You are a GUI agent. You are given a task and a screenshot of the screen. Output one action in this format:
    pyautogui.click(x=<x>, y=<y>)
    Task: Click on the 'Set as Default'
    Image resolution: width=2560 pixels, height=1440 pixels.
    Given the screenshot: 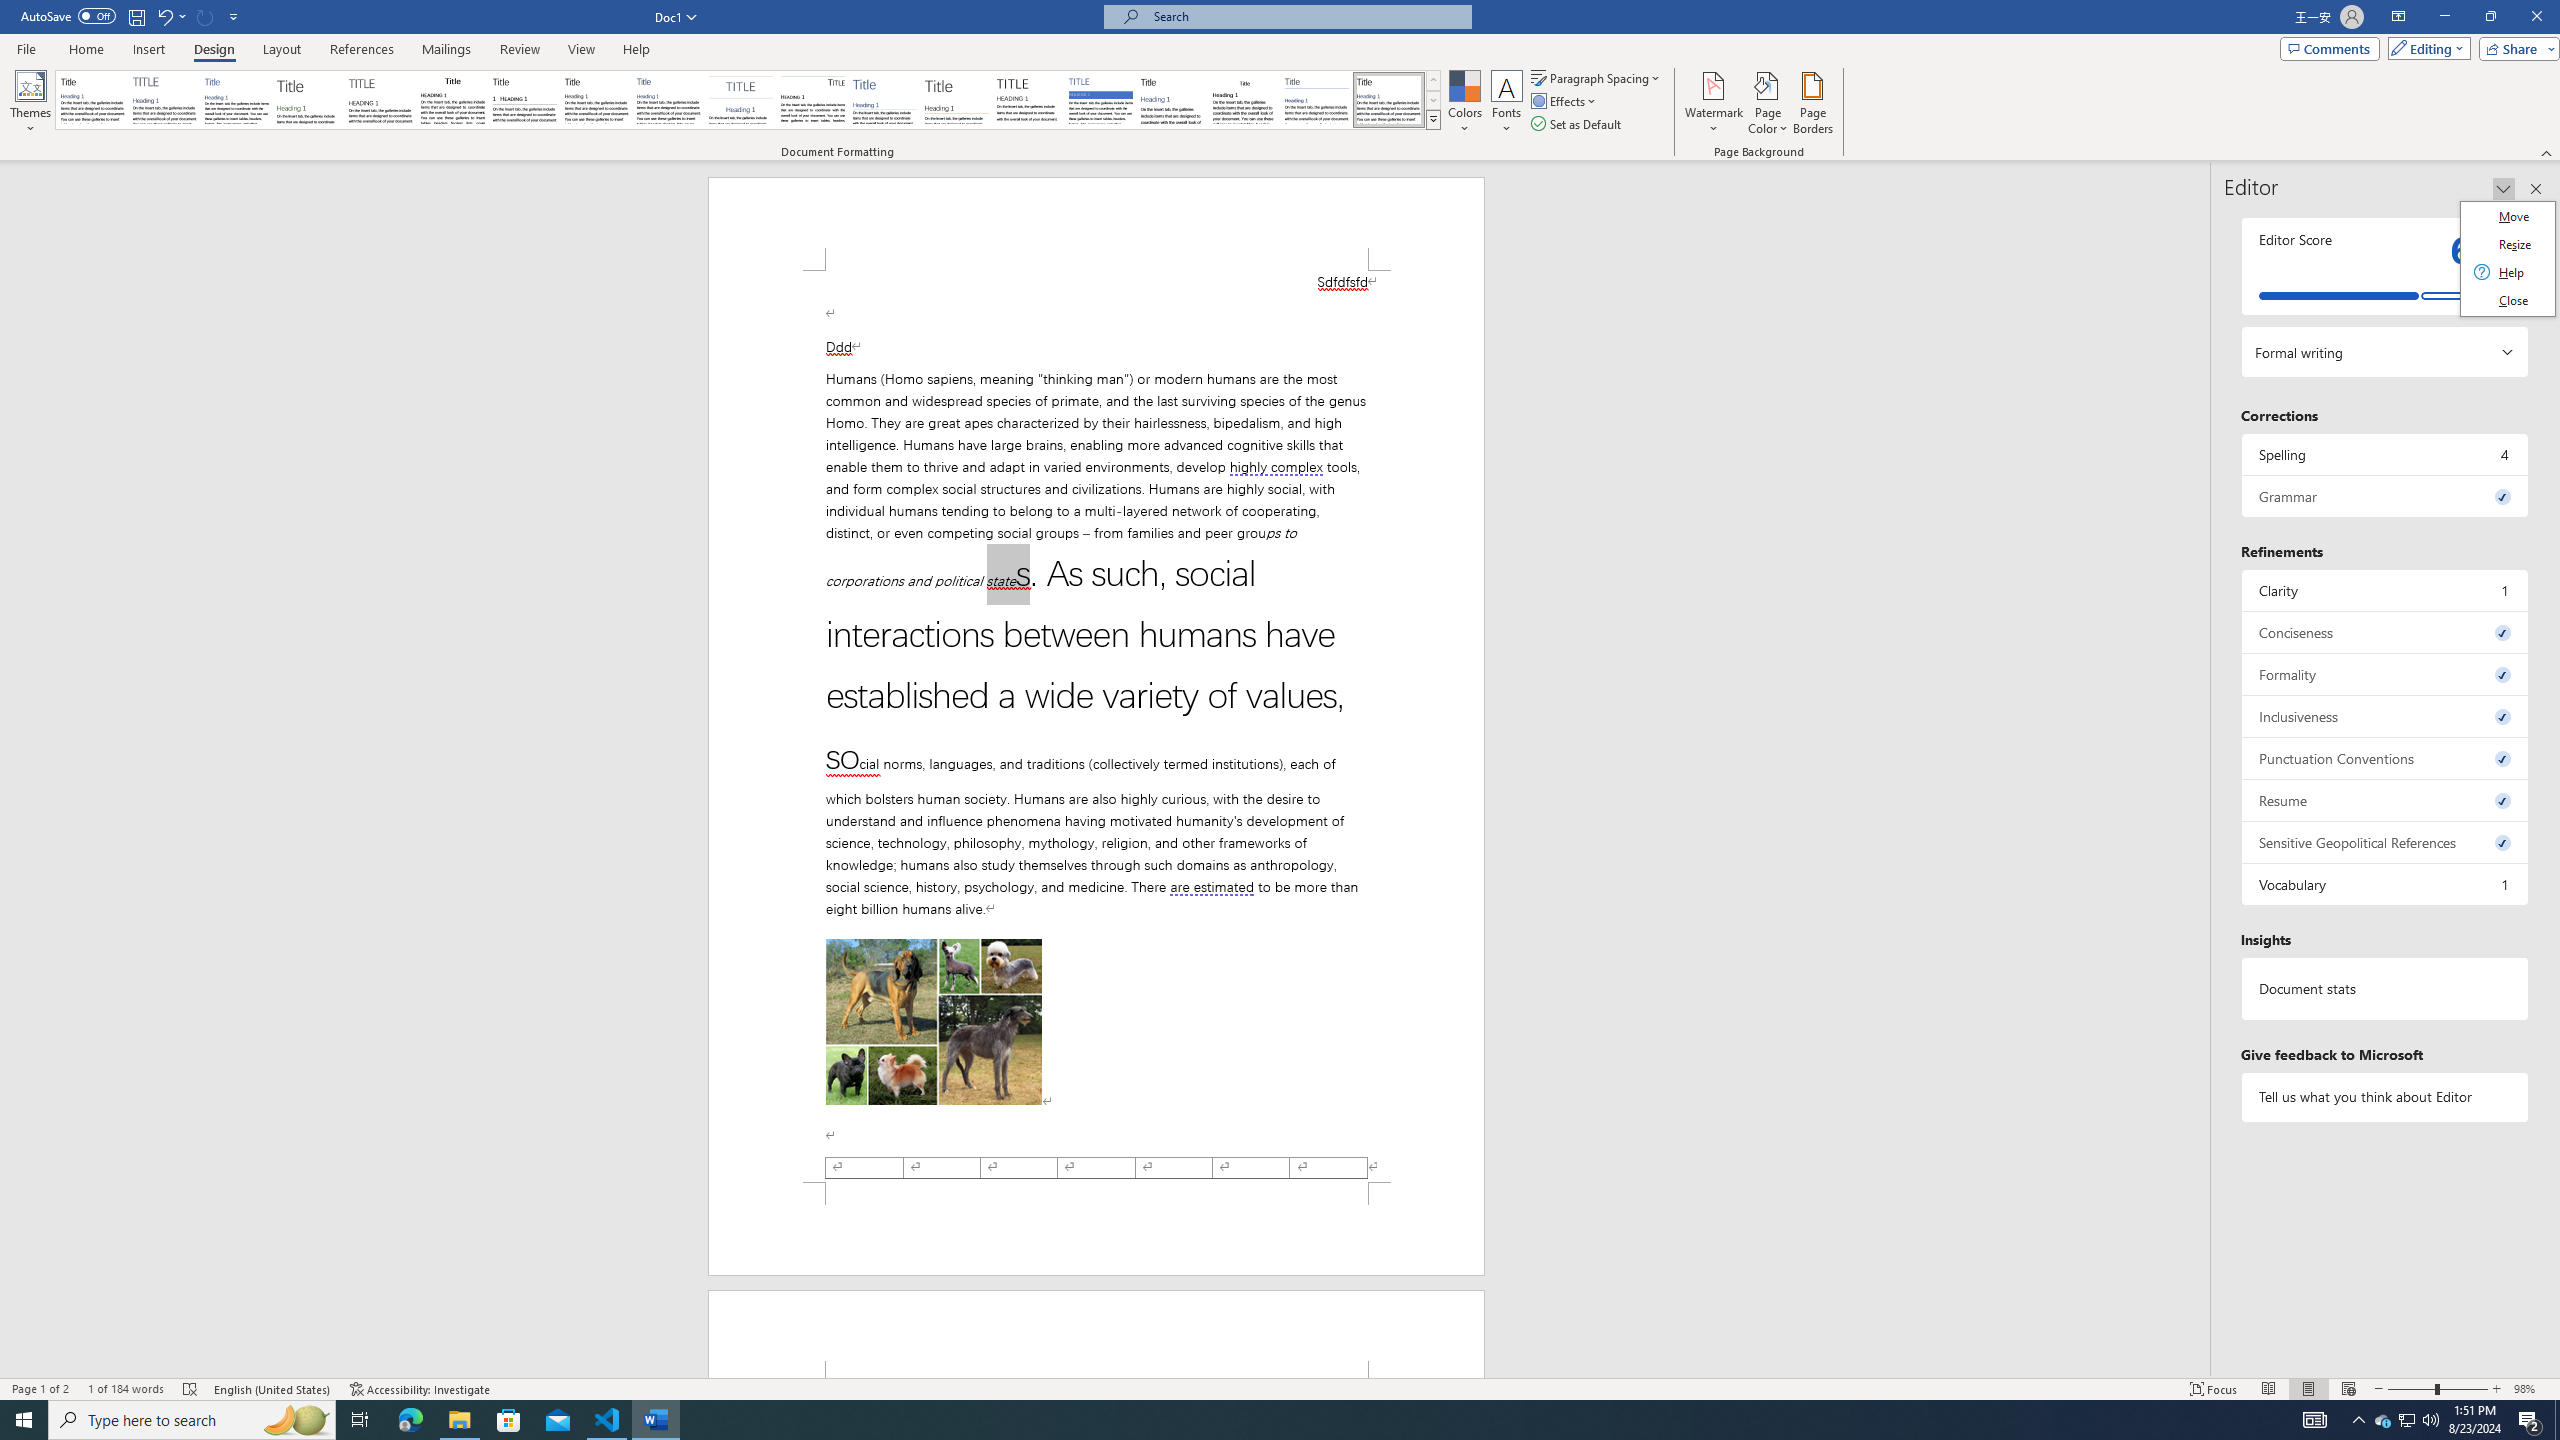 What is the action you would take?
    pyautogui.click(x=1577, y=122)
    